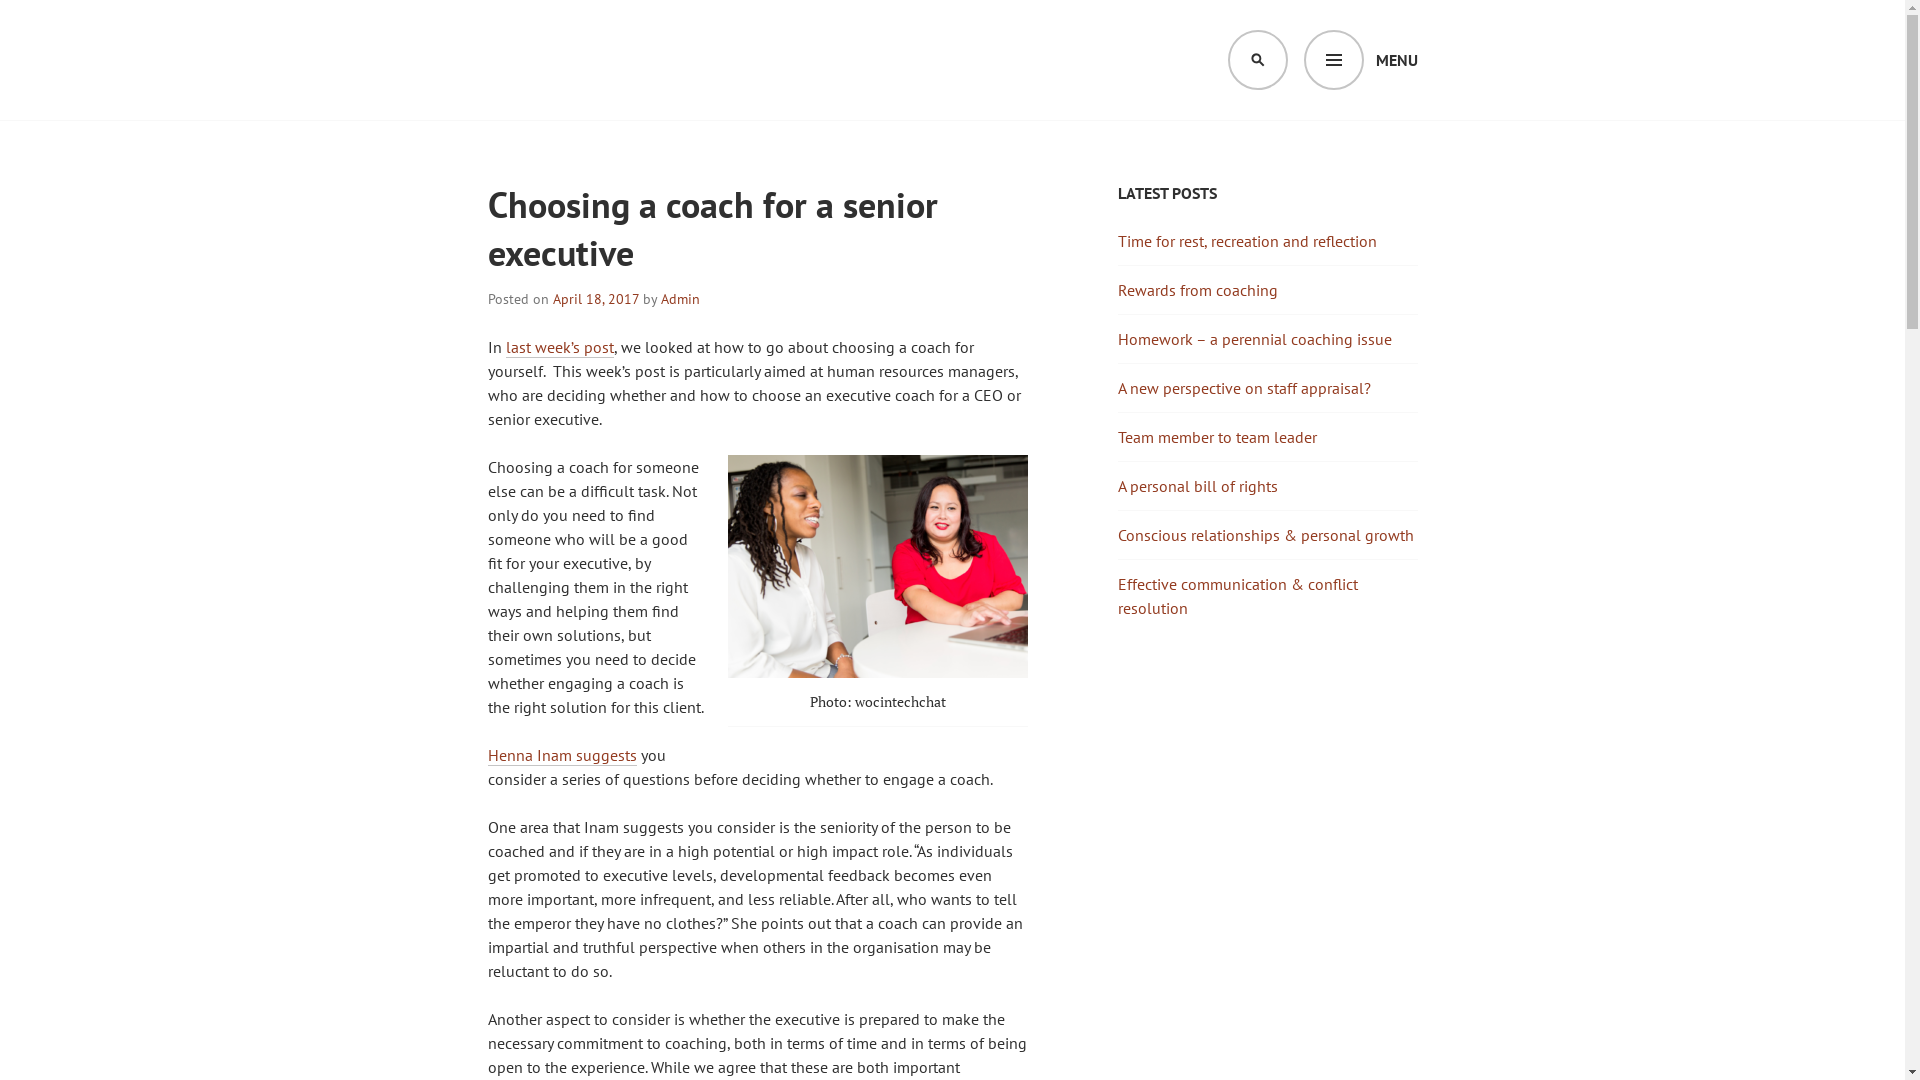  Describe the element at coordinates (679, 299) in the screenshot. I see `'Admin'` at that location.